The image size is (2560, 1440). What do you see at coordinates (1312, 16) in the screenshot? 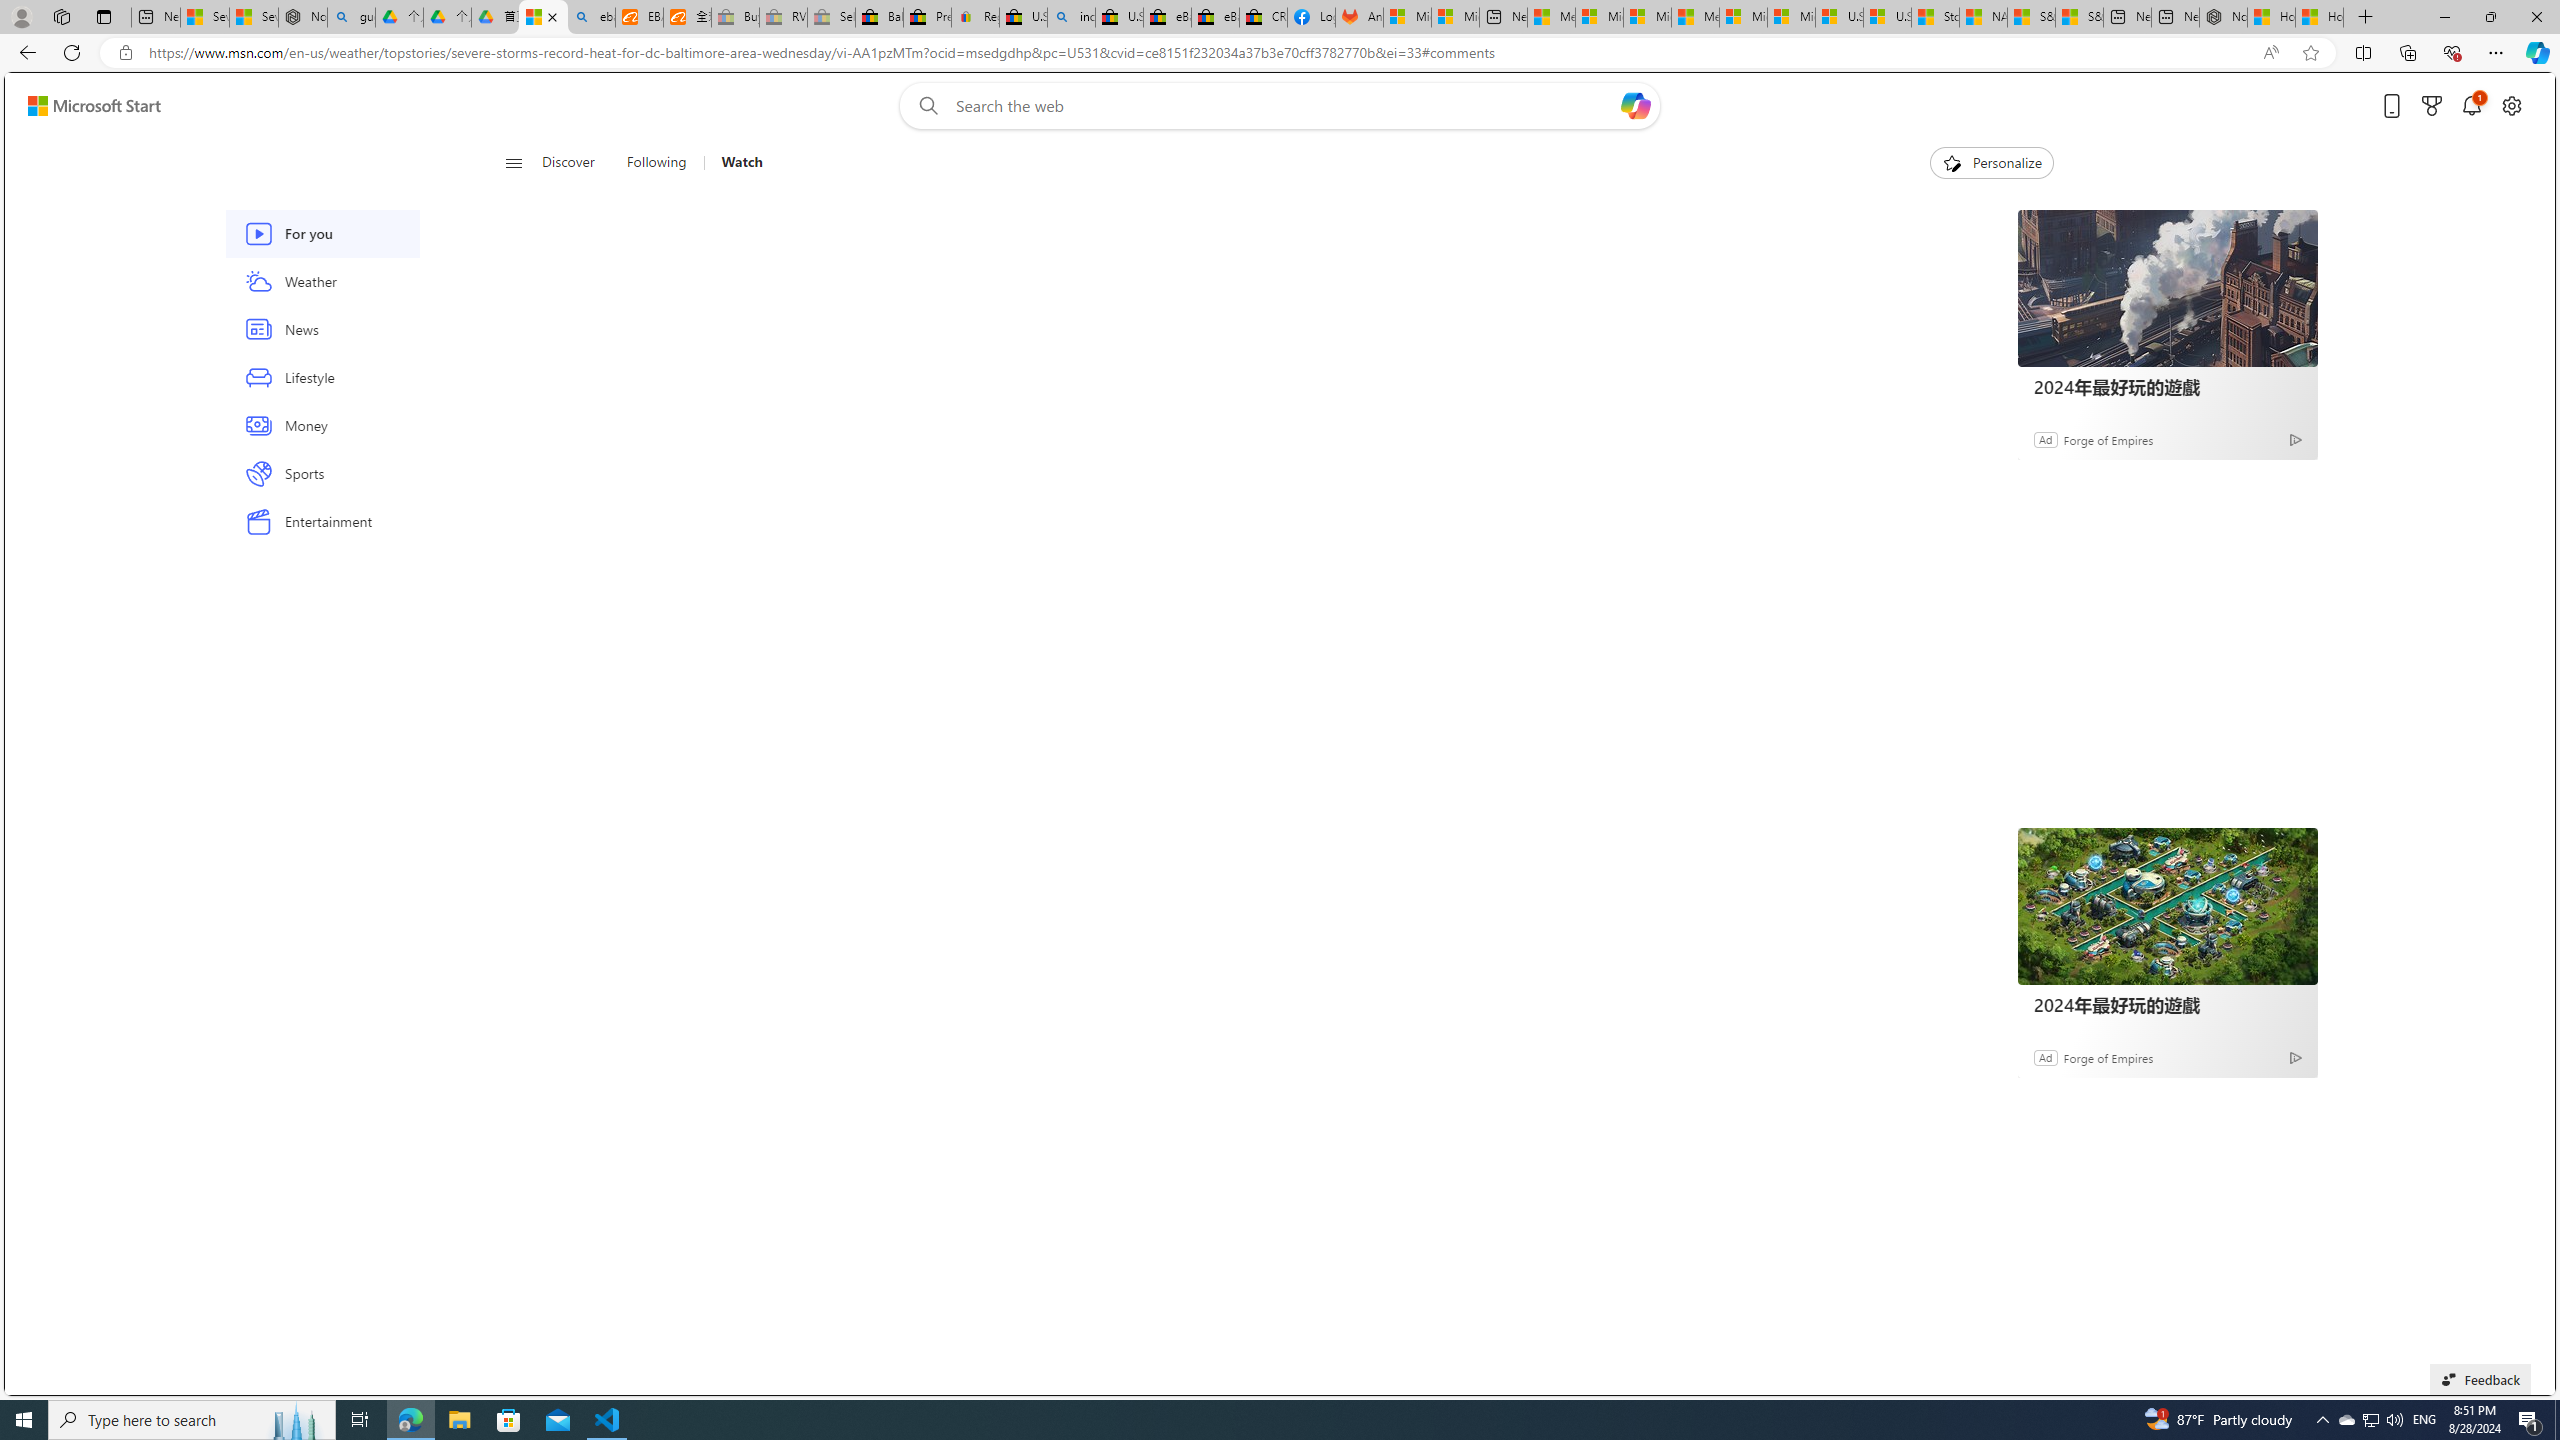
I see `'Log into Facebook'` at bounding box center [1312, 16].